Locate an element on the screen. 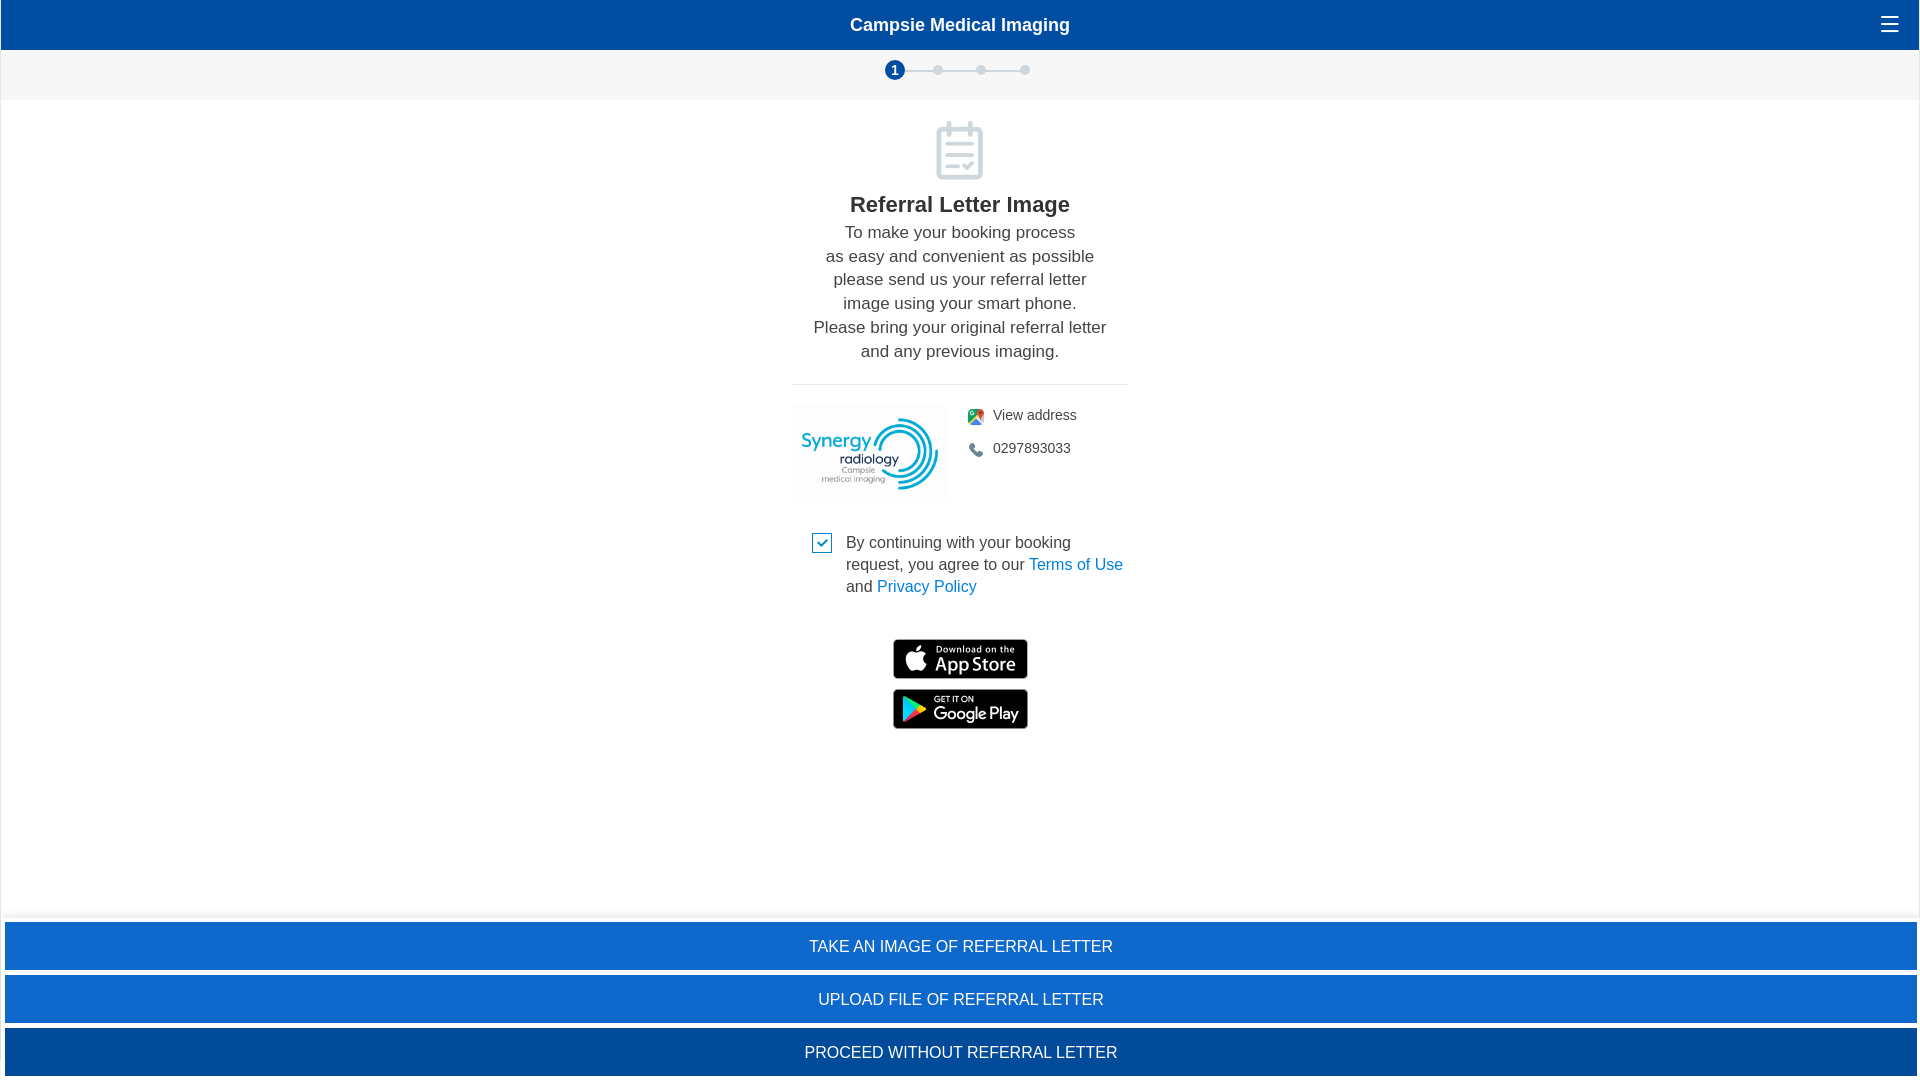 The width and height of the screenshot is (1920, 1080). 'PROCEED WITHOUT REFERRAL LETTER' is located at coordinates (960, 1051).